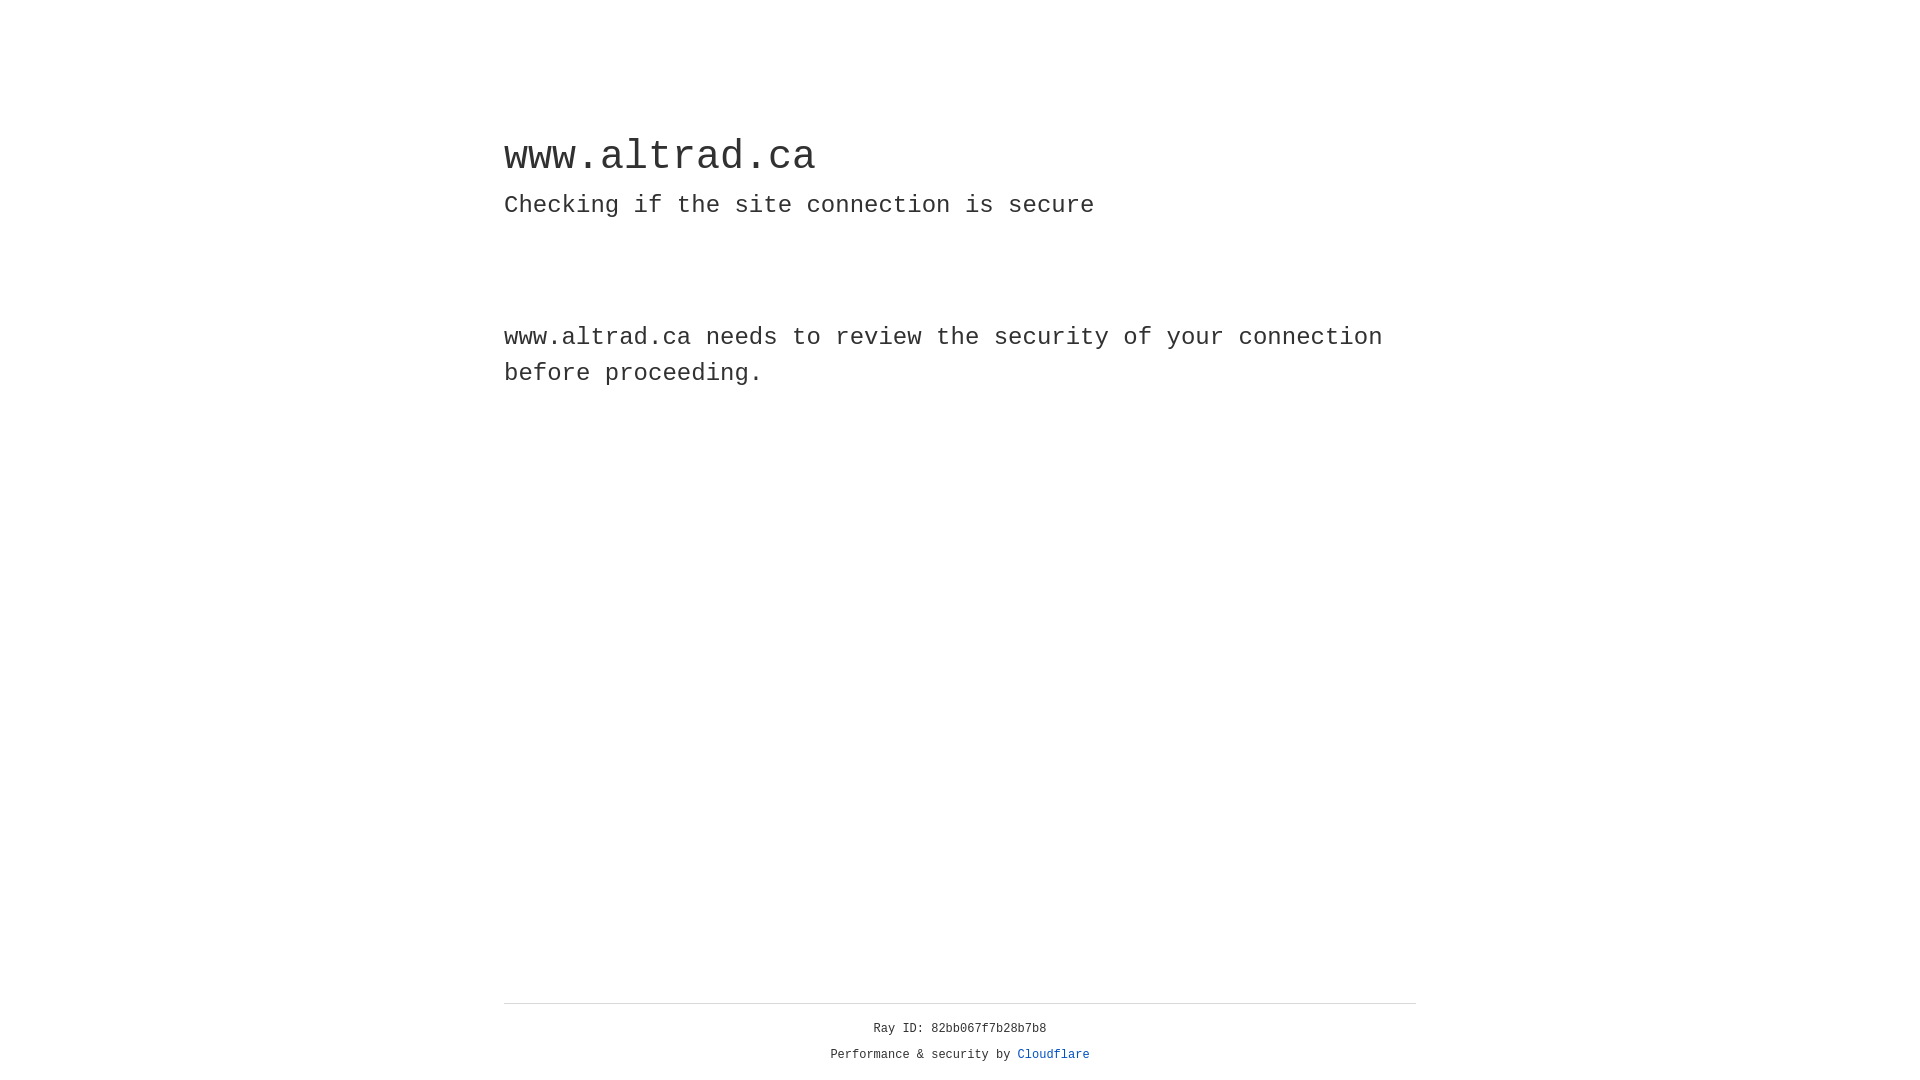  I want to click on 'Cloudflare', so click(1053, 1054).